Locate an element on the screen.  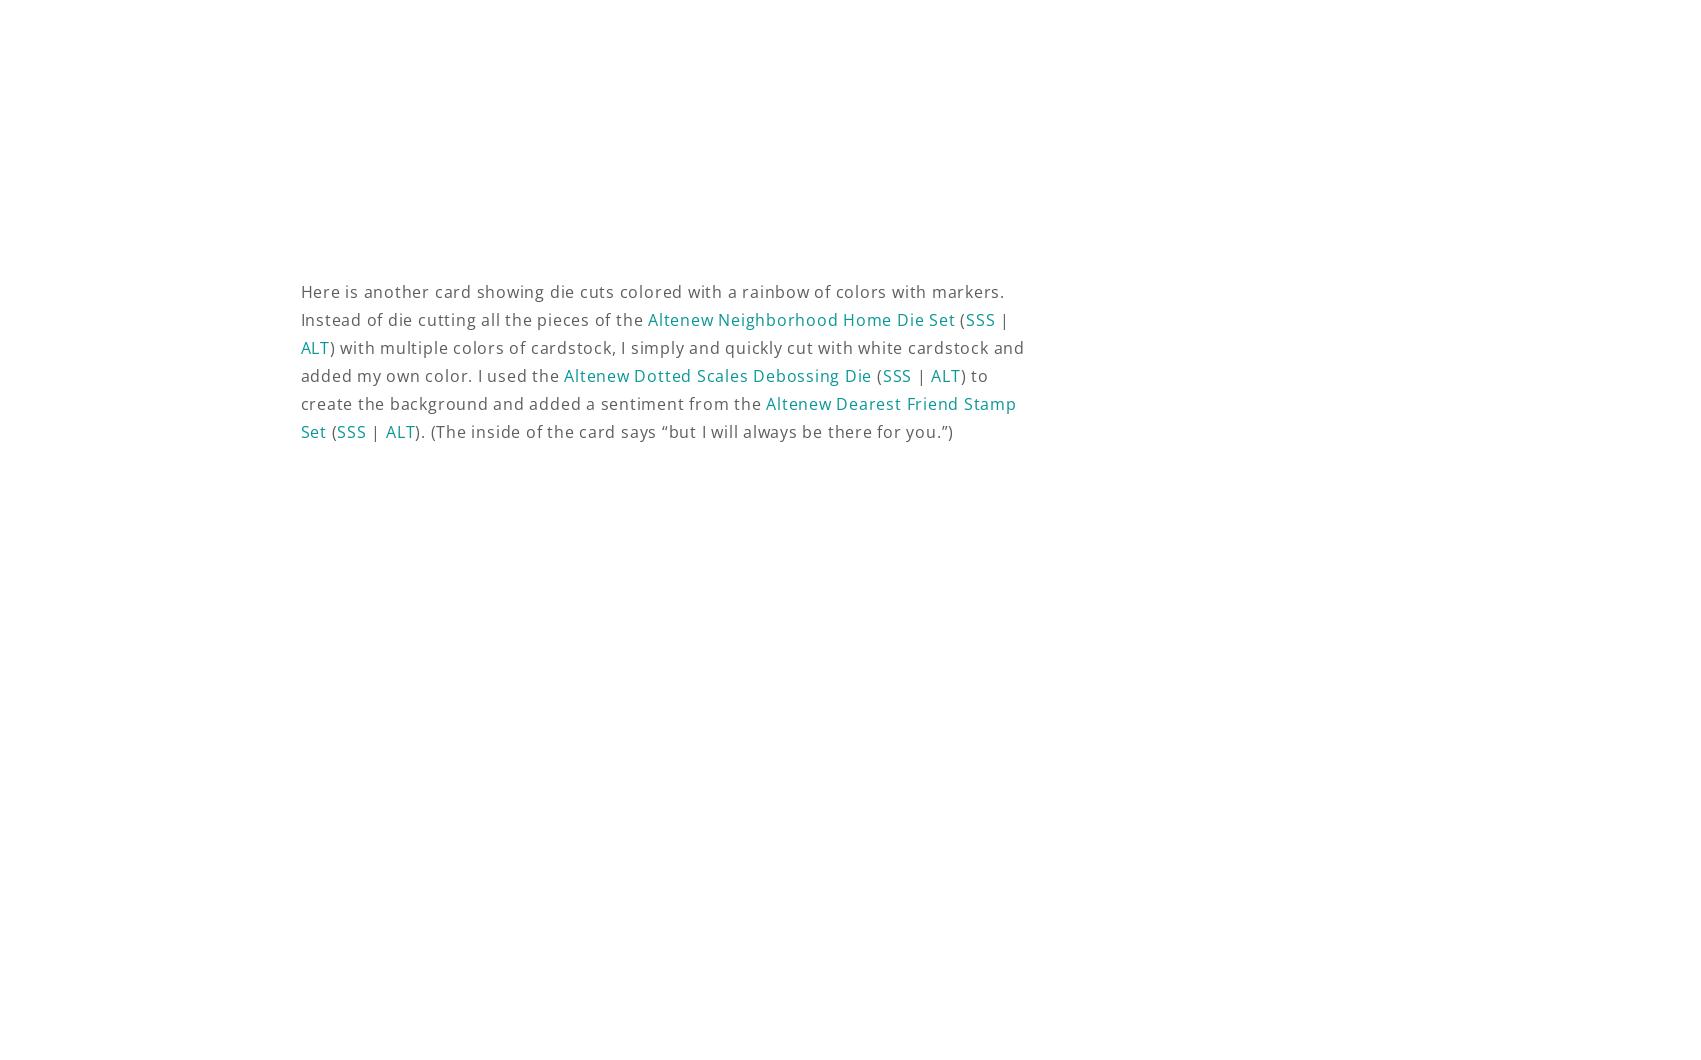
'Altenew Neighborhood Home Die Set' is located at coordinates (801, 320).